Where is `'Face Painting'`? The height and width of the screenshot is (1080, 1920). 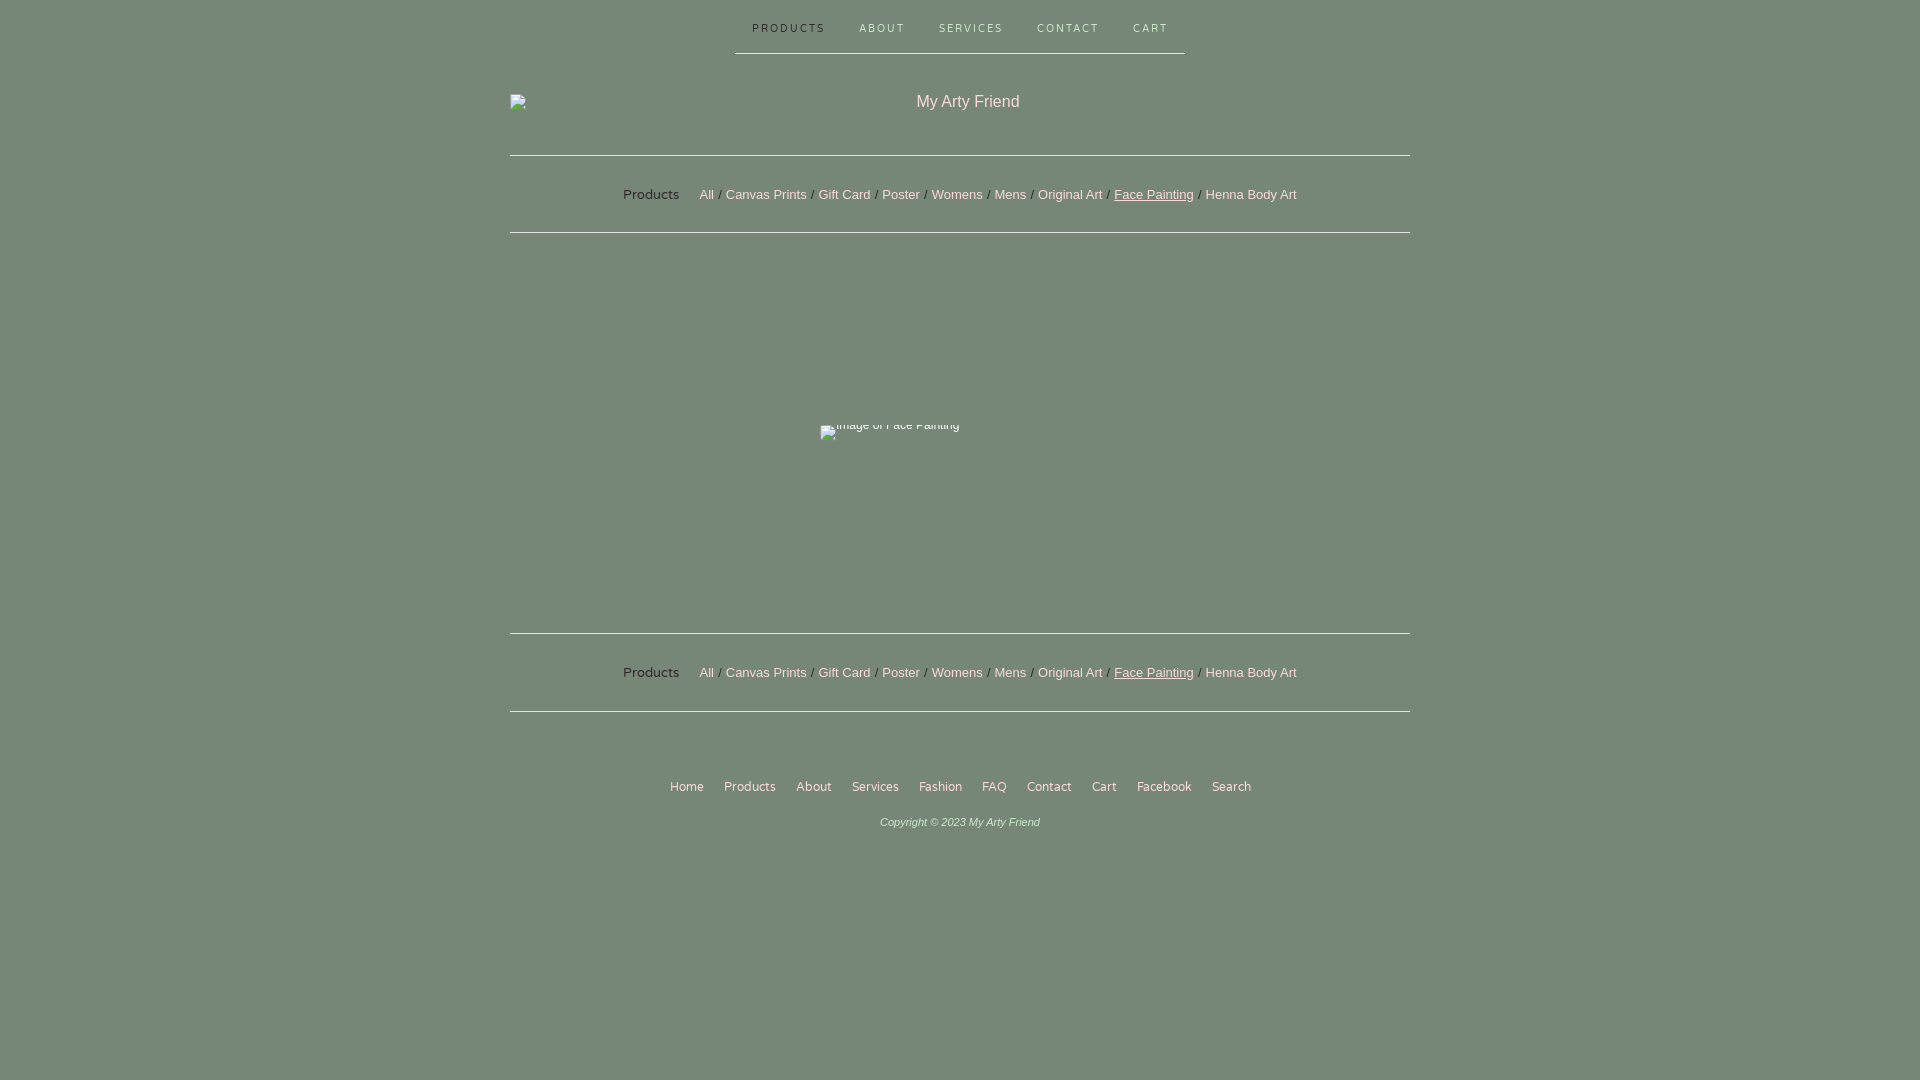 'Face Painting' is located at coordinates (1153, 193).